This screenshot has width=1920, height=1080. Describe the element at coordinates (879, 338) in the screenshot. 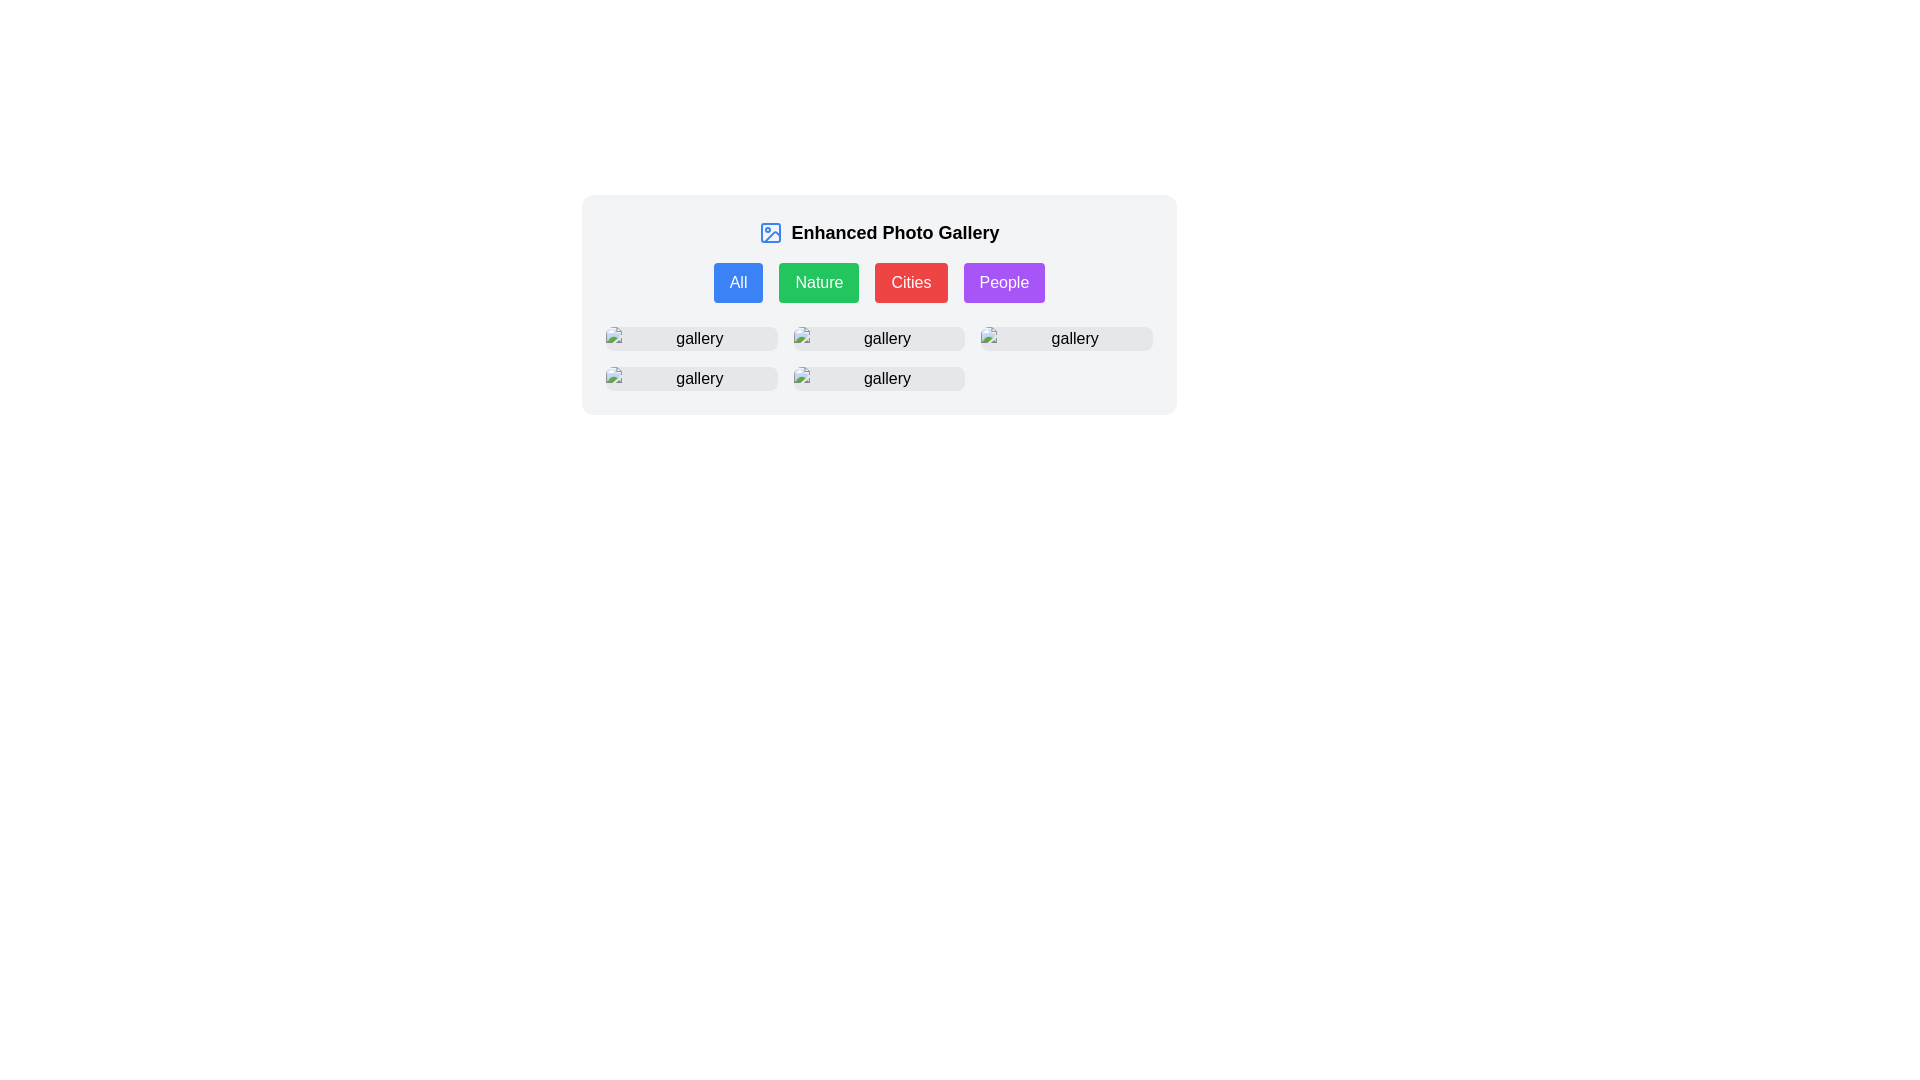

I see `the second button in the first row of the grid layout` at that location.